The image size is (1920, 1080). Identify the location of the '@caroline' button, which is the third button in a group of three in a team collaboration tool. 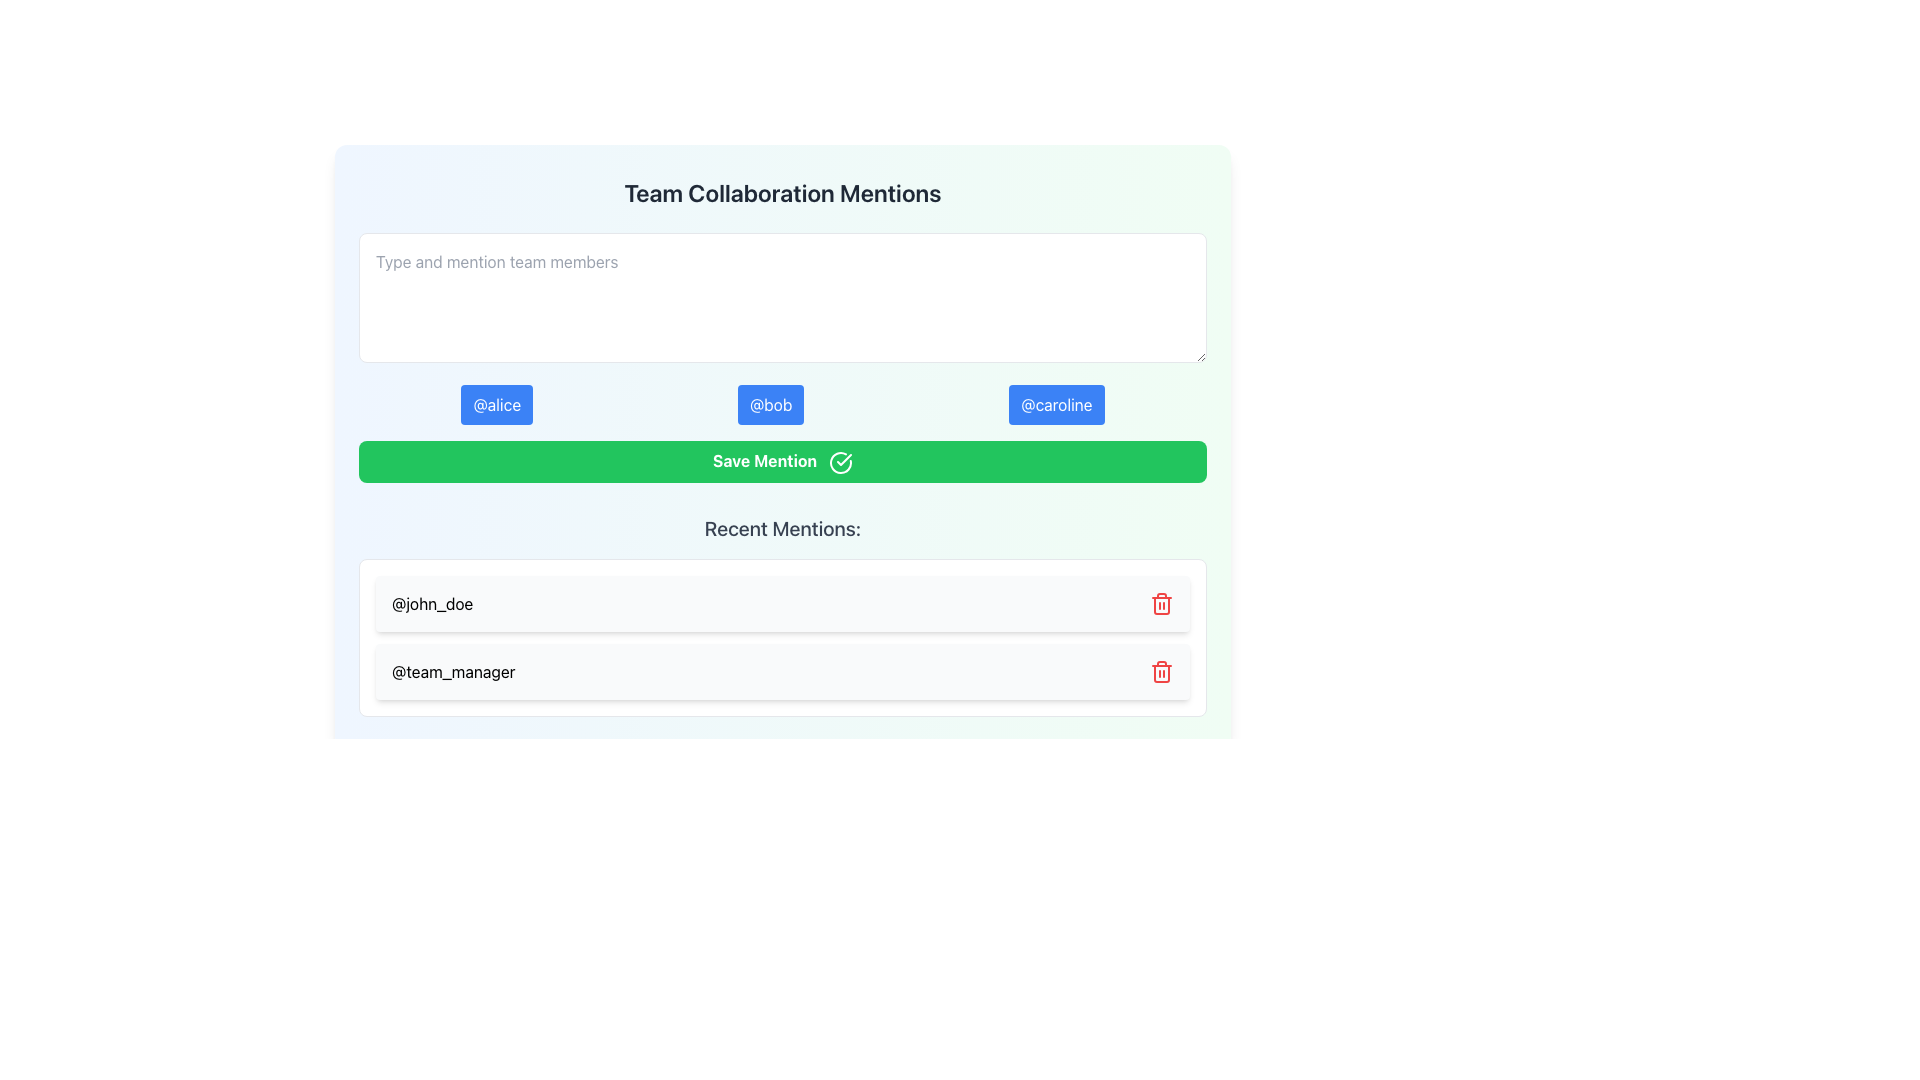
(1055, 405).